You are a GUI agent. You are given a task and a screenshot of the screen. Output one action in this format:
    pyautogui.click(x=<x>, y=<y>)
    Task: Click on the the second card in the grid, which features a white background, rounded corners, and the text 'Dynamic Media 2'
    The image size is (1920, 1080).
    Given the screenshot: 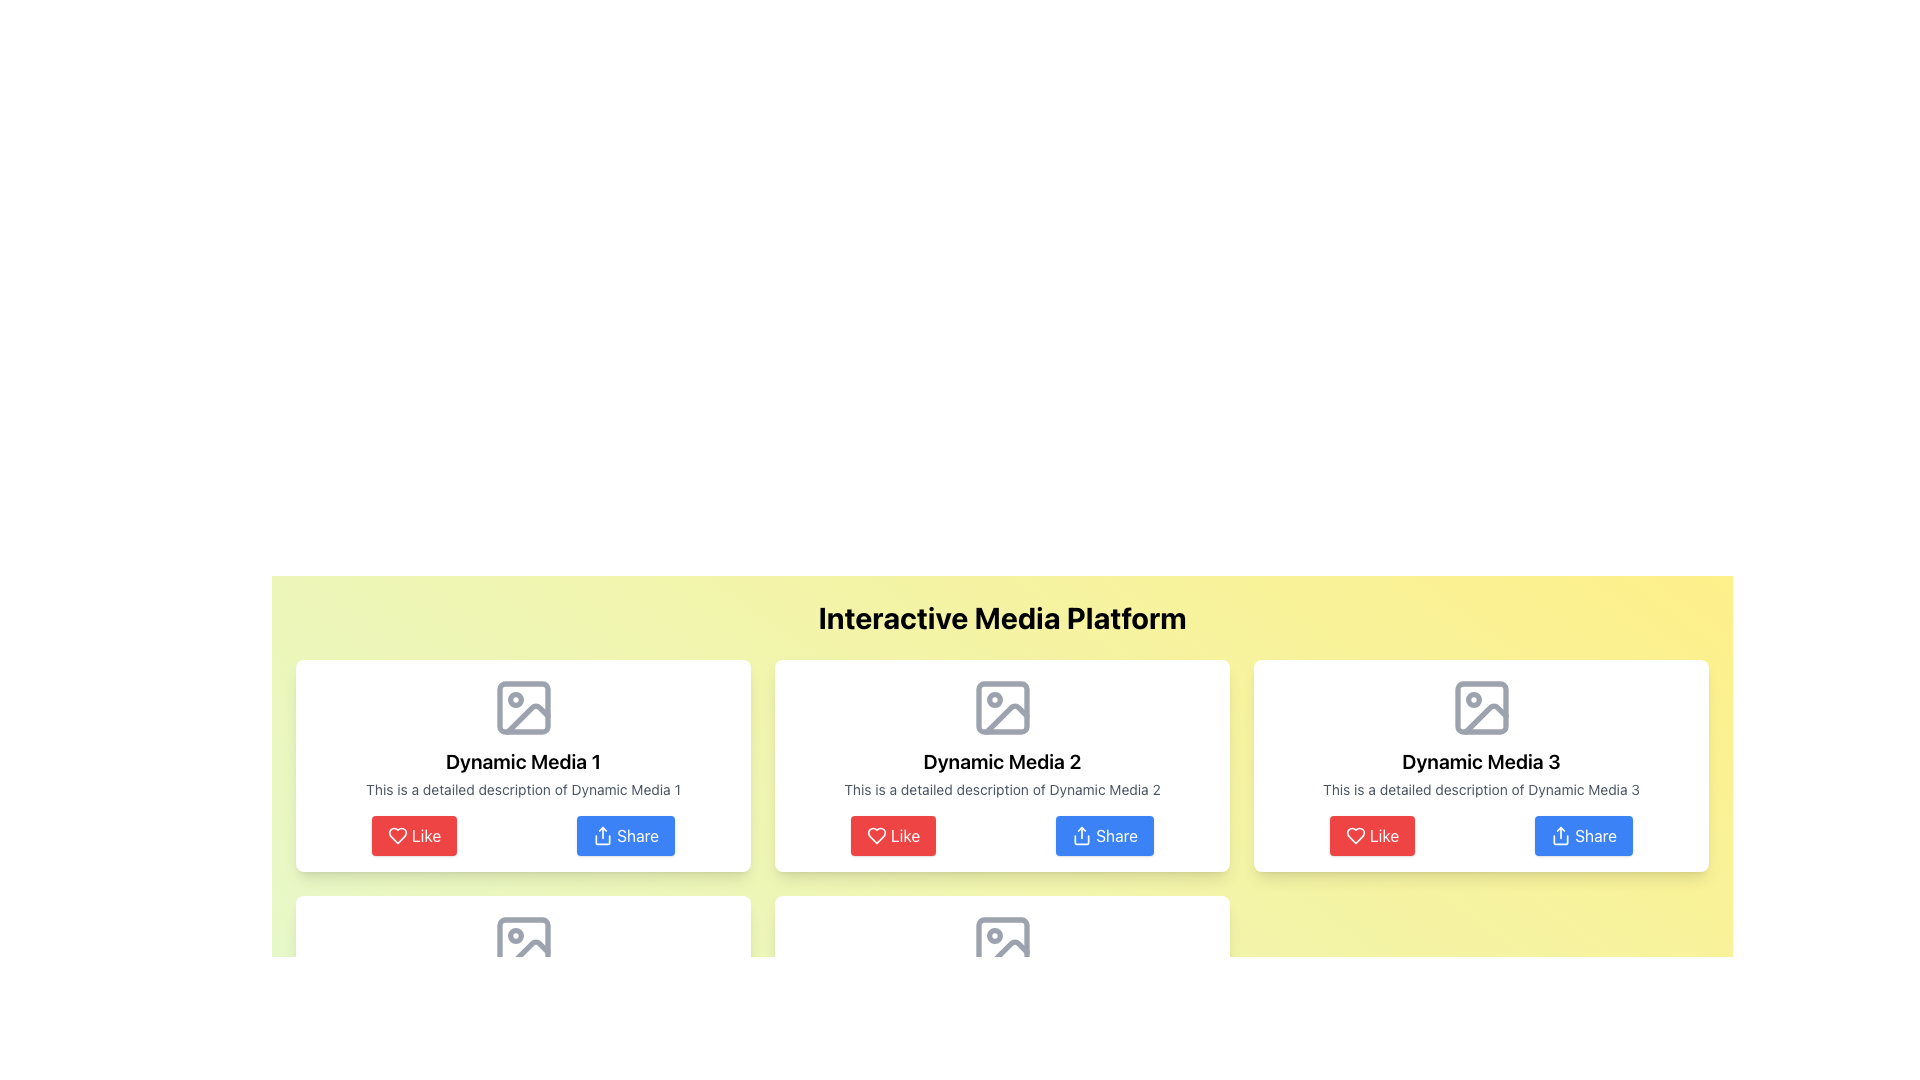 What is the action you would take?
    pyautogui.click(x=1002, y=765)
    